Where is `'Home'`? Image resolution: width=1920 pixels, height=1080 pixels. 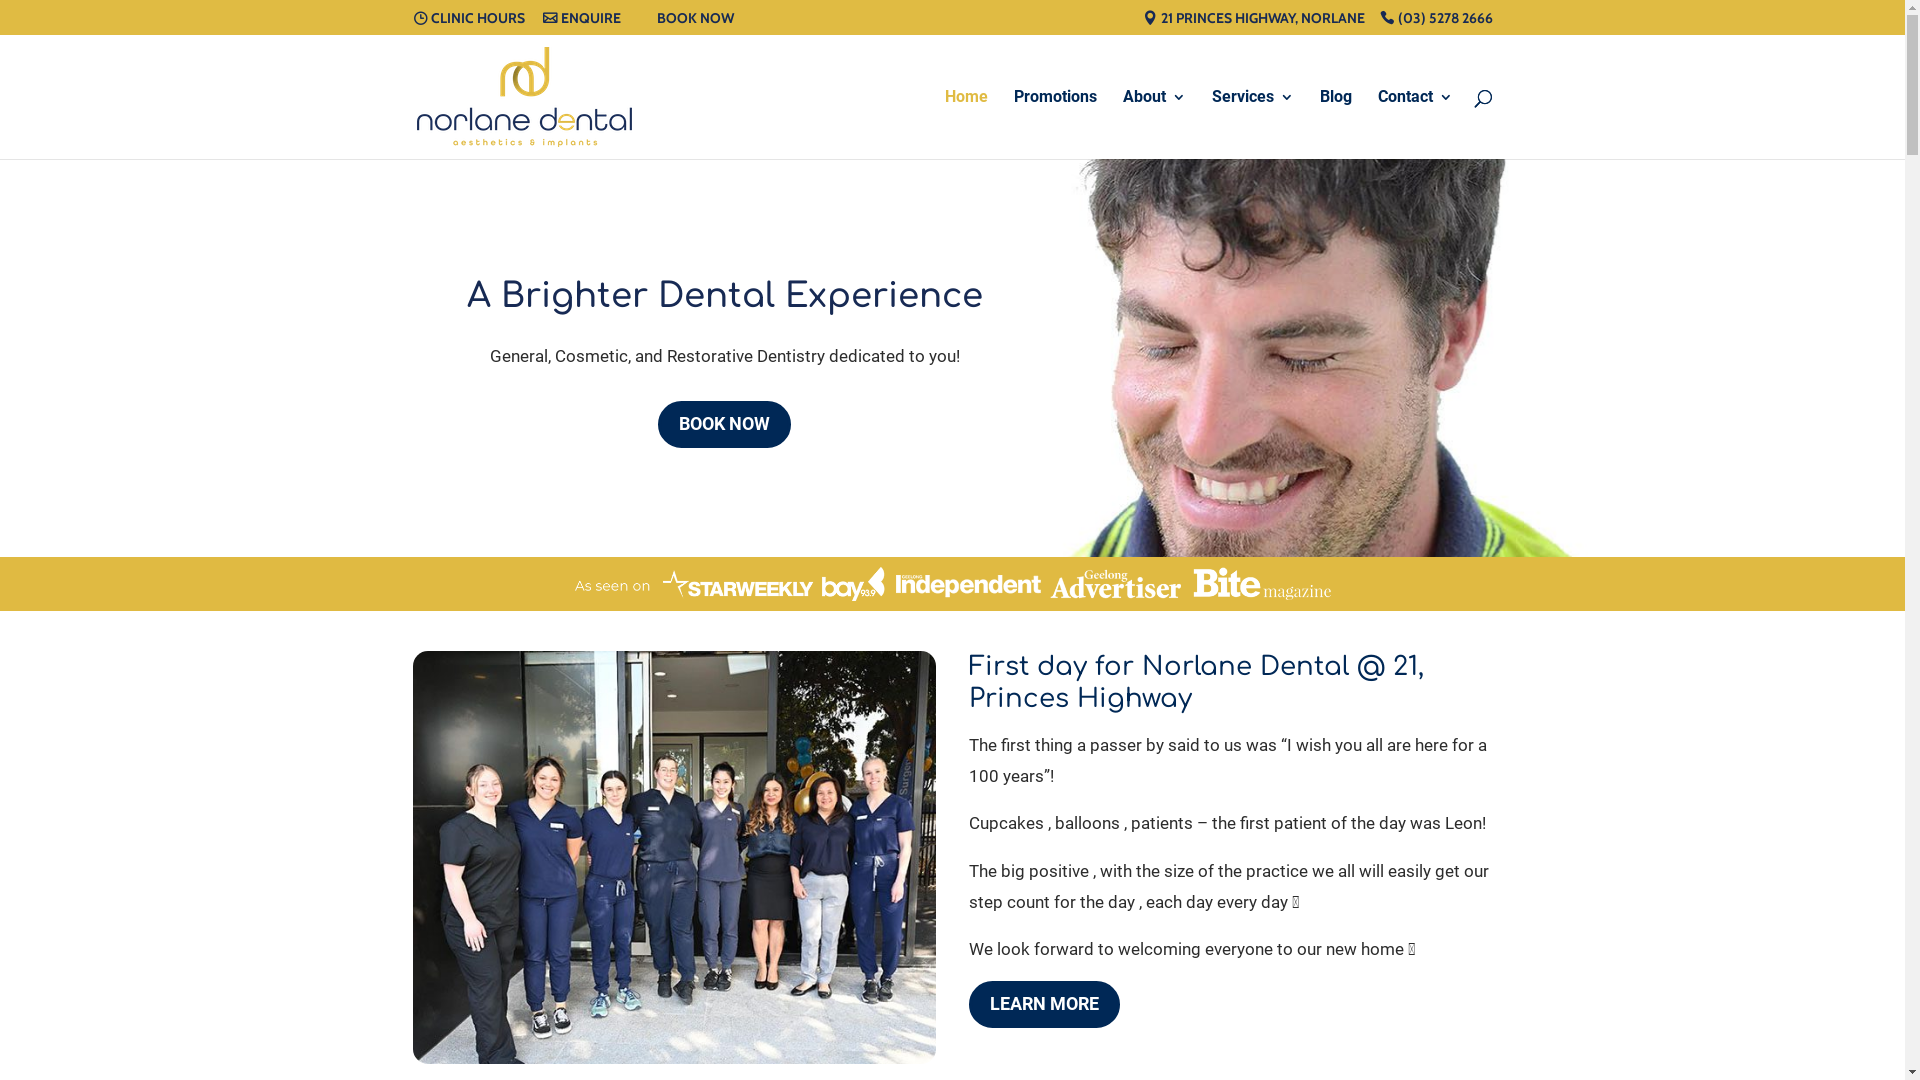 'Home' is located at coordinates (965, 124).